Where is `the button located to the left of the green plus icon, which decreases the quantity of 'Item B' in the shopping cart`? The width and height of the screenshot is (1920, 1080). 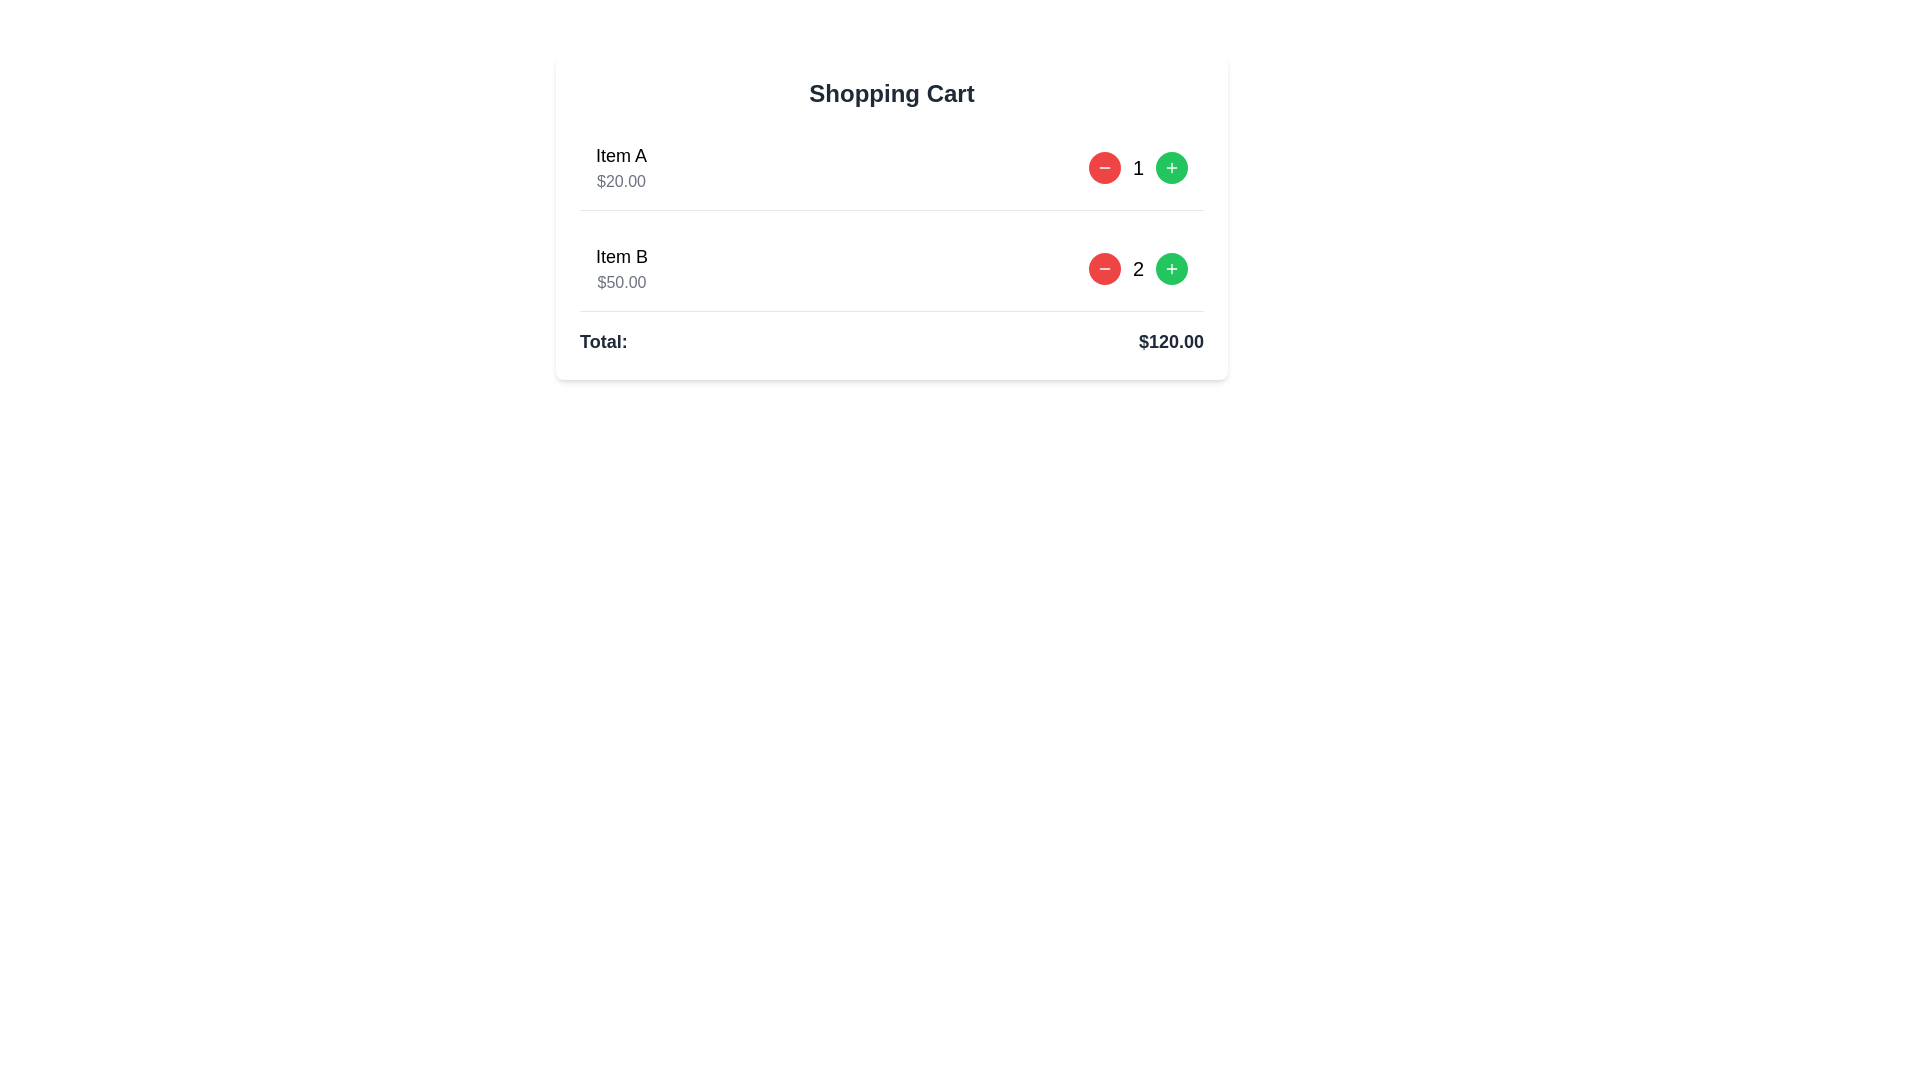 the button located to the left of the green plus icon, which decreases the quantity of 'Item B' in the shopping cart is located at coordinates (1103, 268).